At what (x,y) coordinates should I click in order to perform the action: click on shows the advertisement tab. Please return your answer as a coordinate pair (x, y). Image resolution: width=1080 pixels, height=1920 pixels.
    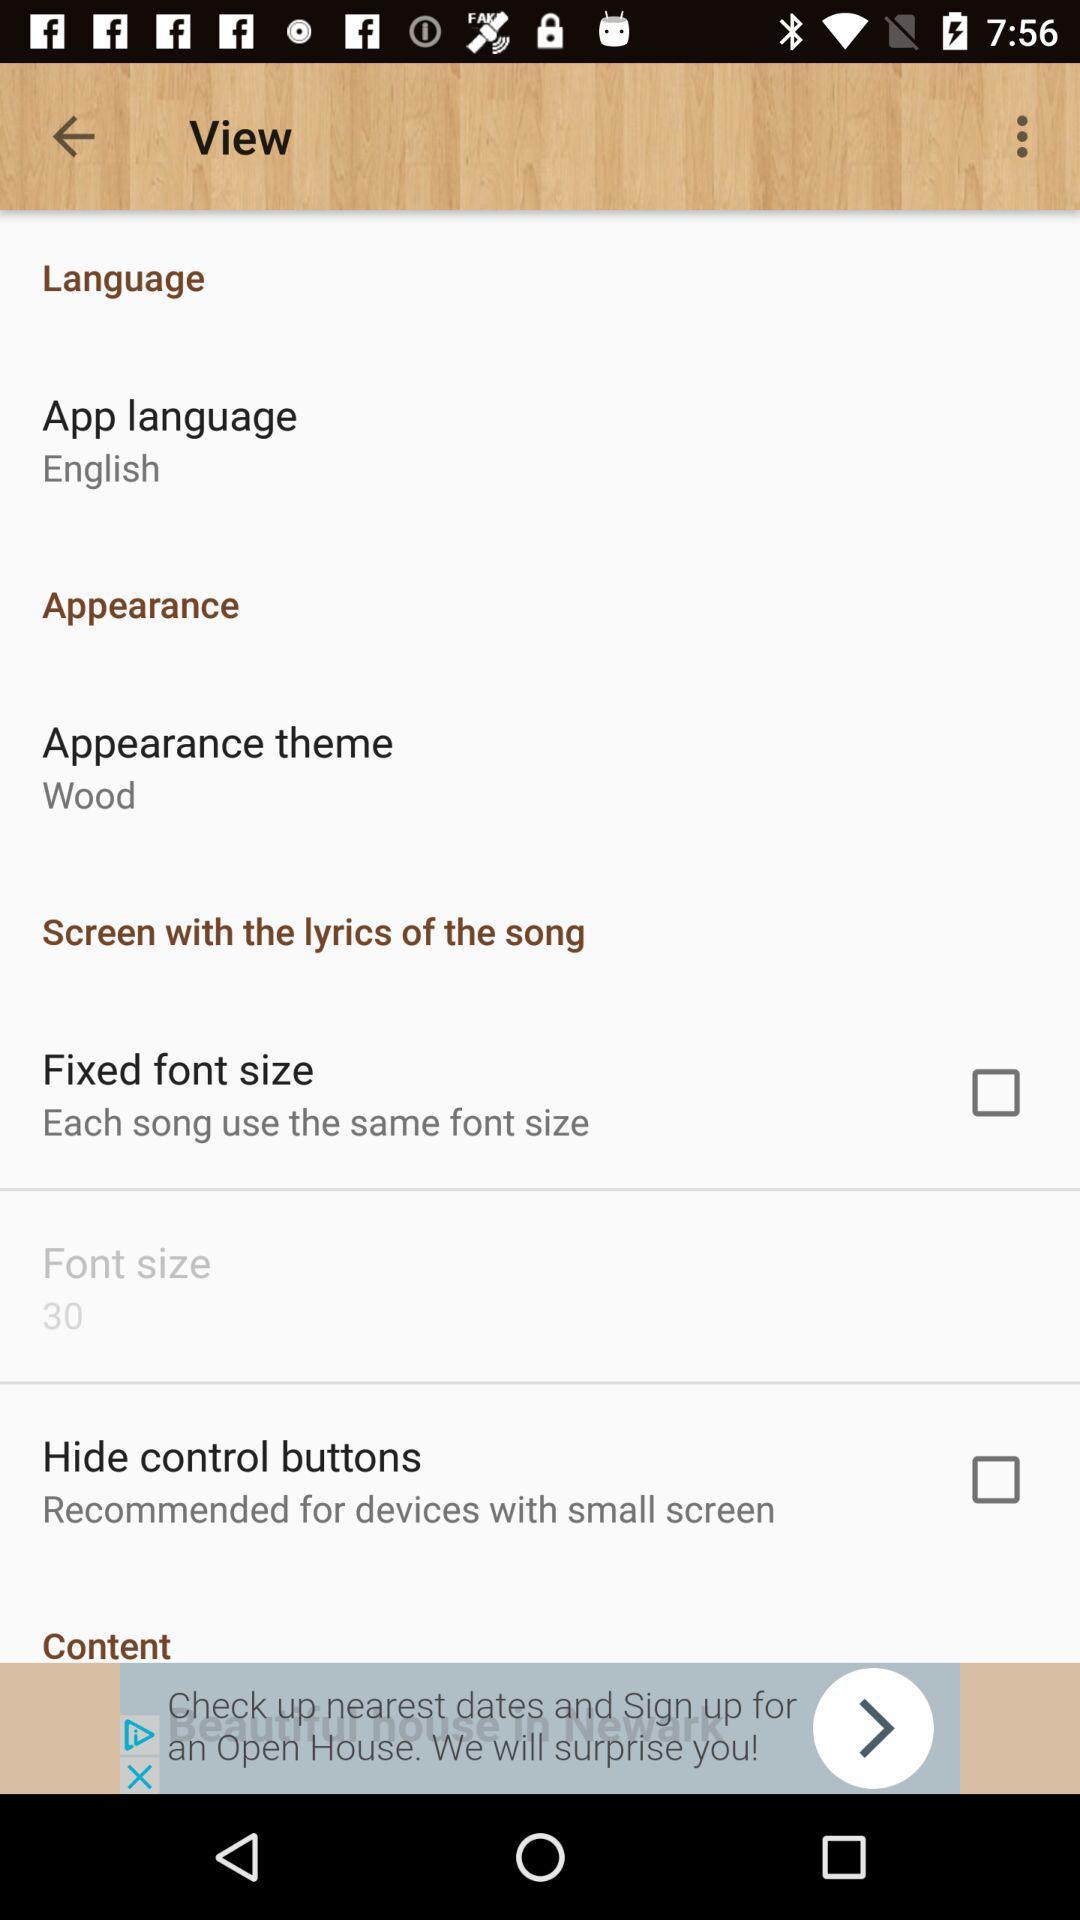
    Looking at the image, I should click on (540, 1727).